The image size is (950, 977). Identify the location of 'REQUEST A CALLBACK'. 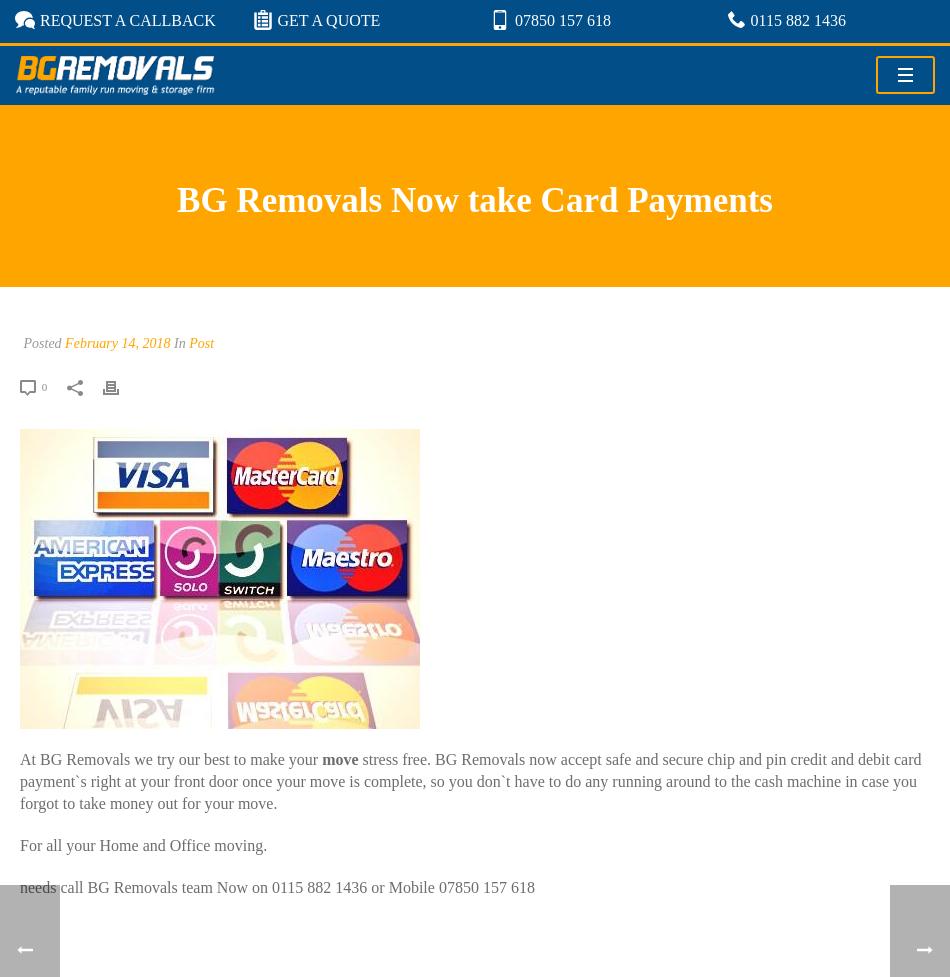
(127, 20).